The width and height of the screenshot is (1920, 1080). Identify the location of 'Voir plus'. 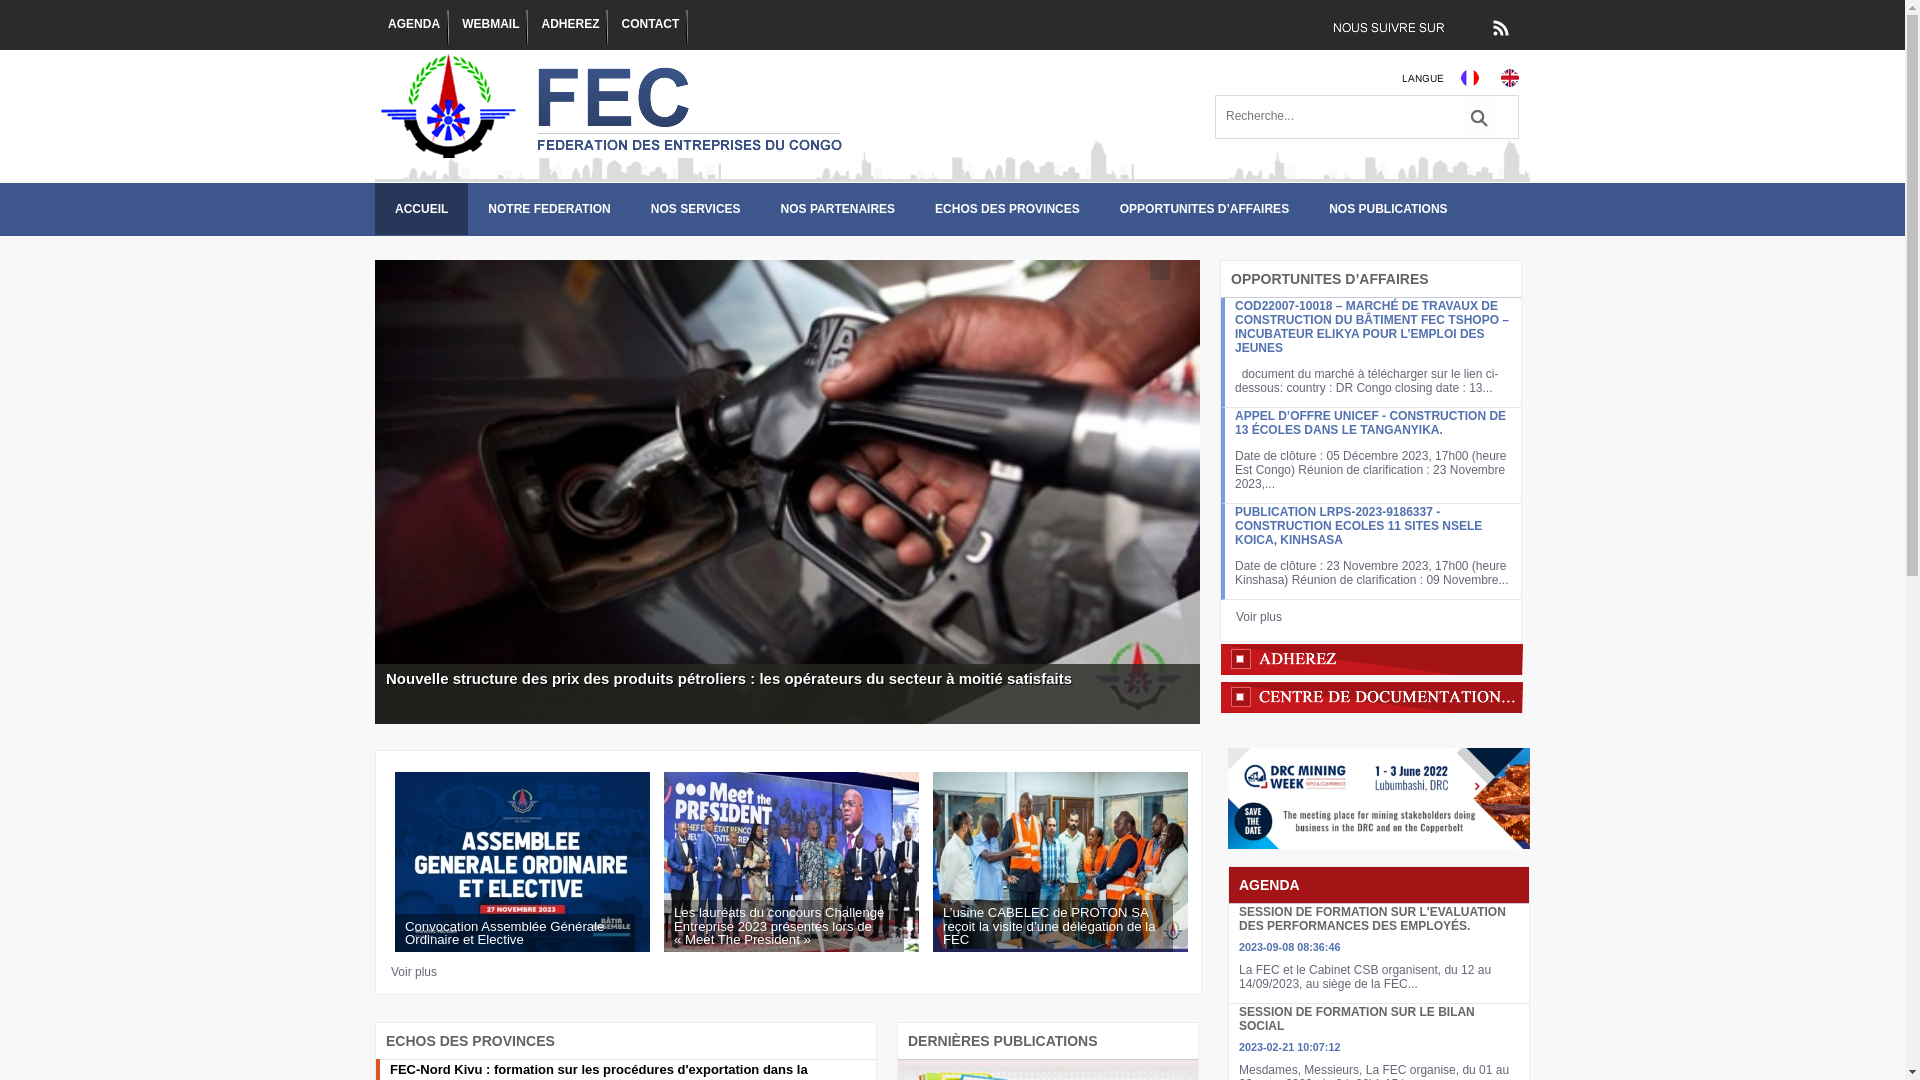
(412, 971).